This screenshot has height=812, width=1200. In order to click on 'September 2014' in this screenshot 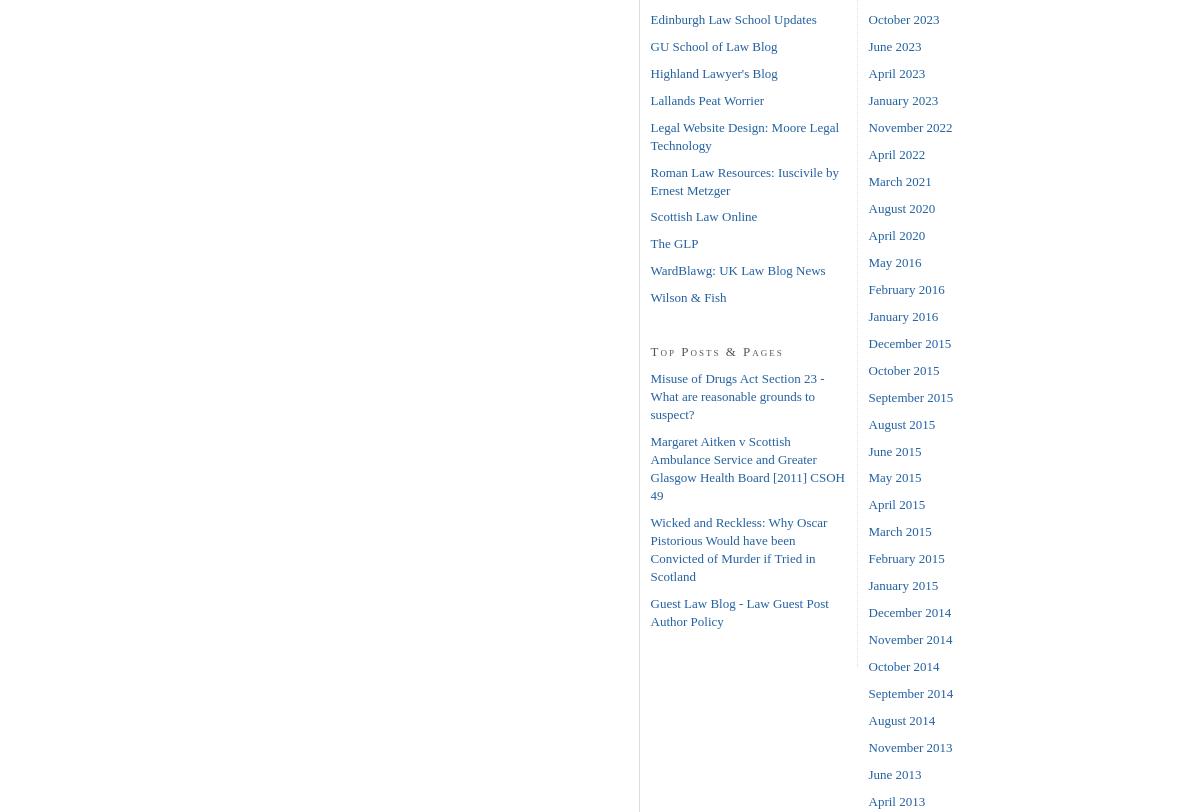, I will do `click(910, 693)`.